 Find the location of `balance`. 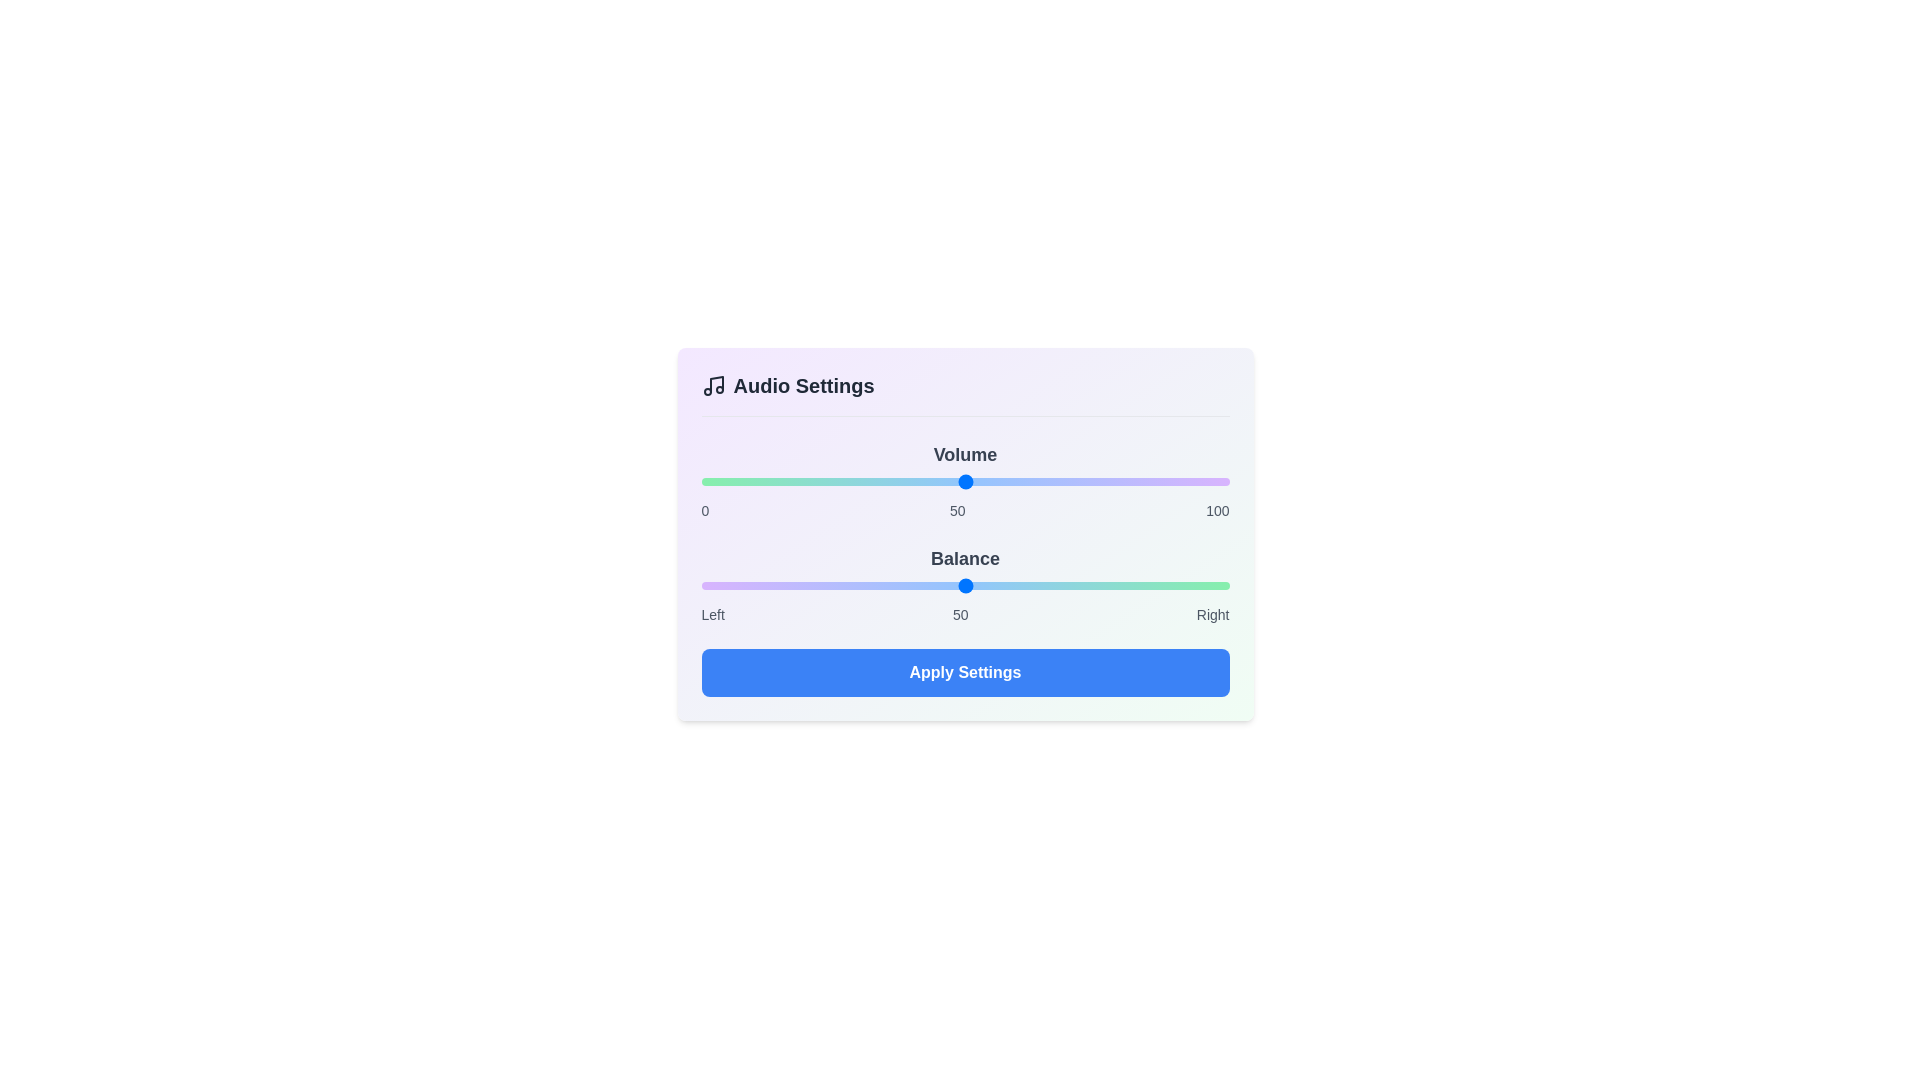

balance is located at coordinates (812, 585).